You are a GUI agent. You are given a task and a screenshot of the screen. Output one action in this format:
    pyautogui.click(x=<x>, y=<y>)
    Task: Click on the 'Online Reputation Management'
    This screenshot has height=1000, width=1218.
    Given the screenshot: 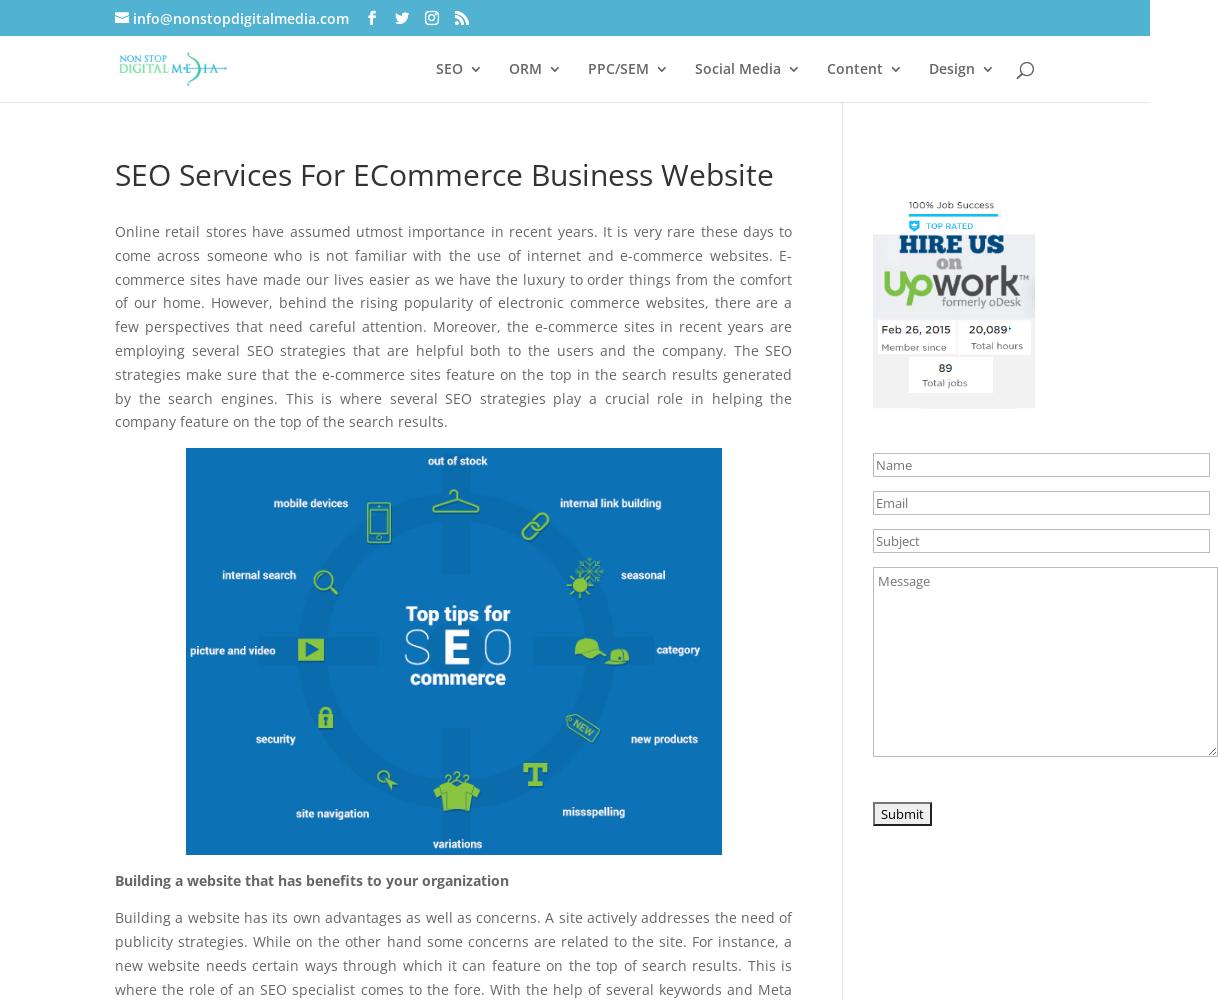 What is the action you would take?
    pyautogui.click(x=612, y=158)
    